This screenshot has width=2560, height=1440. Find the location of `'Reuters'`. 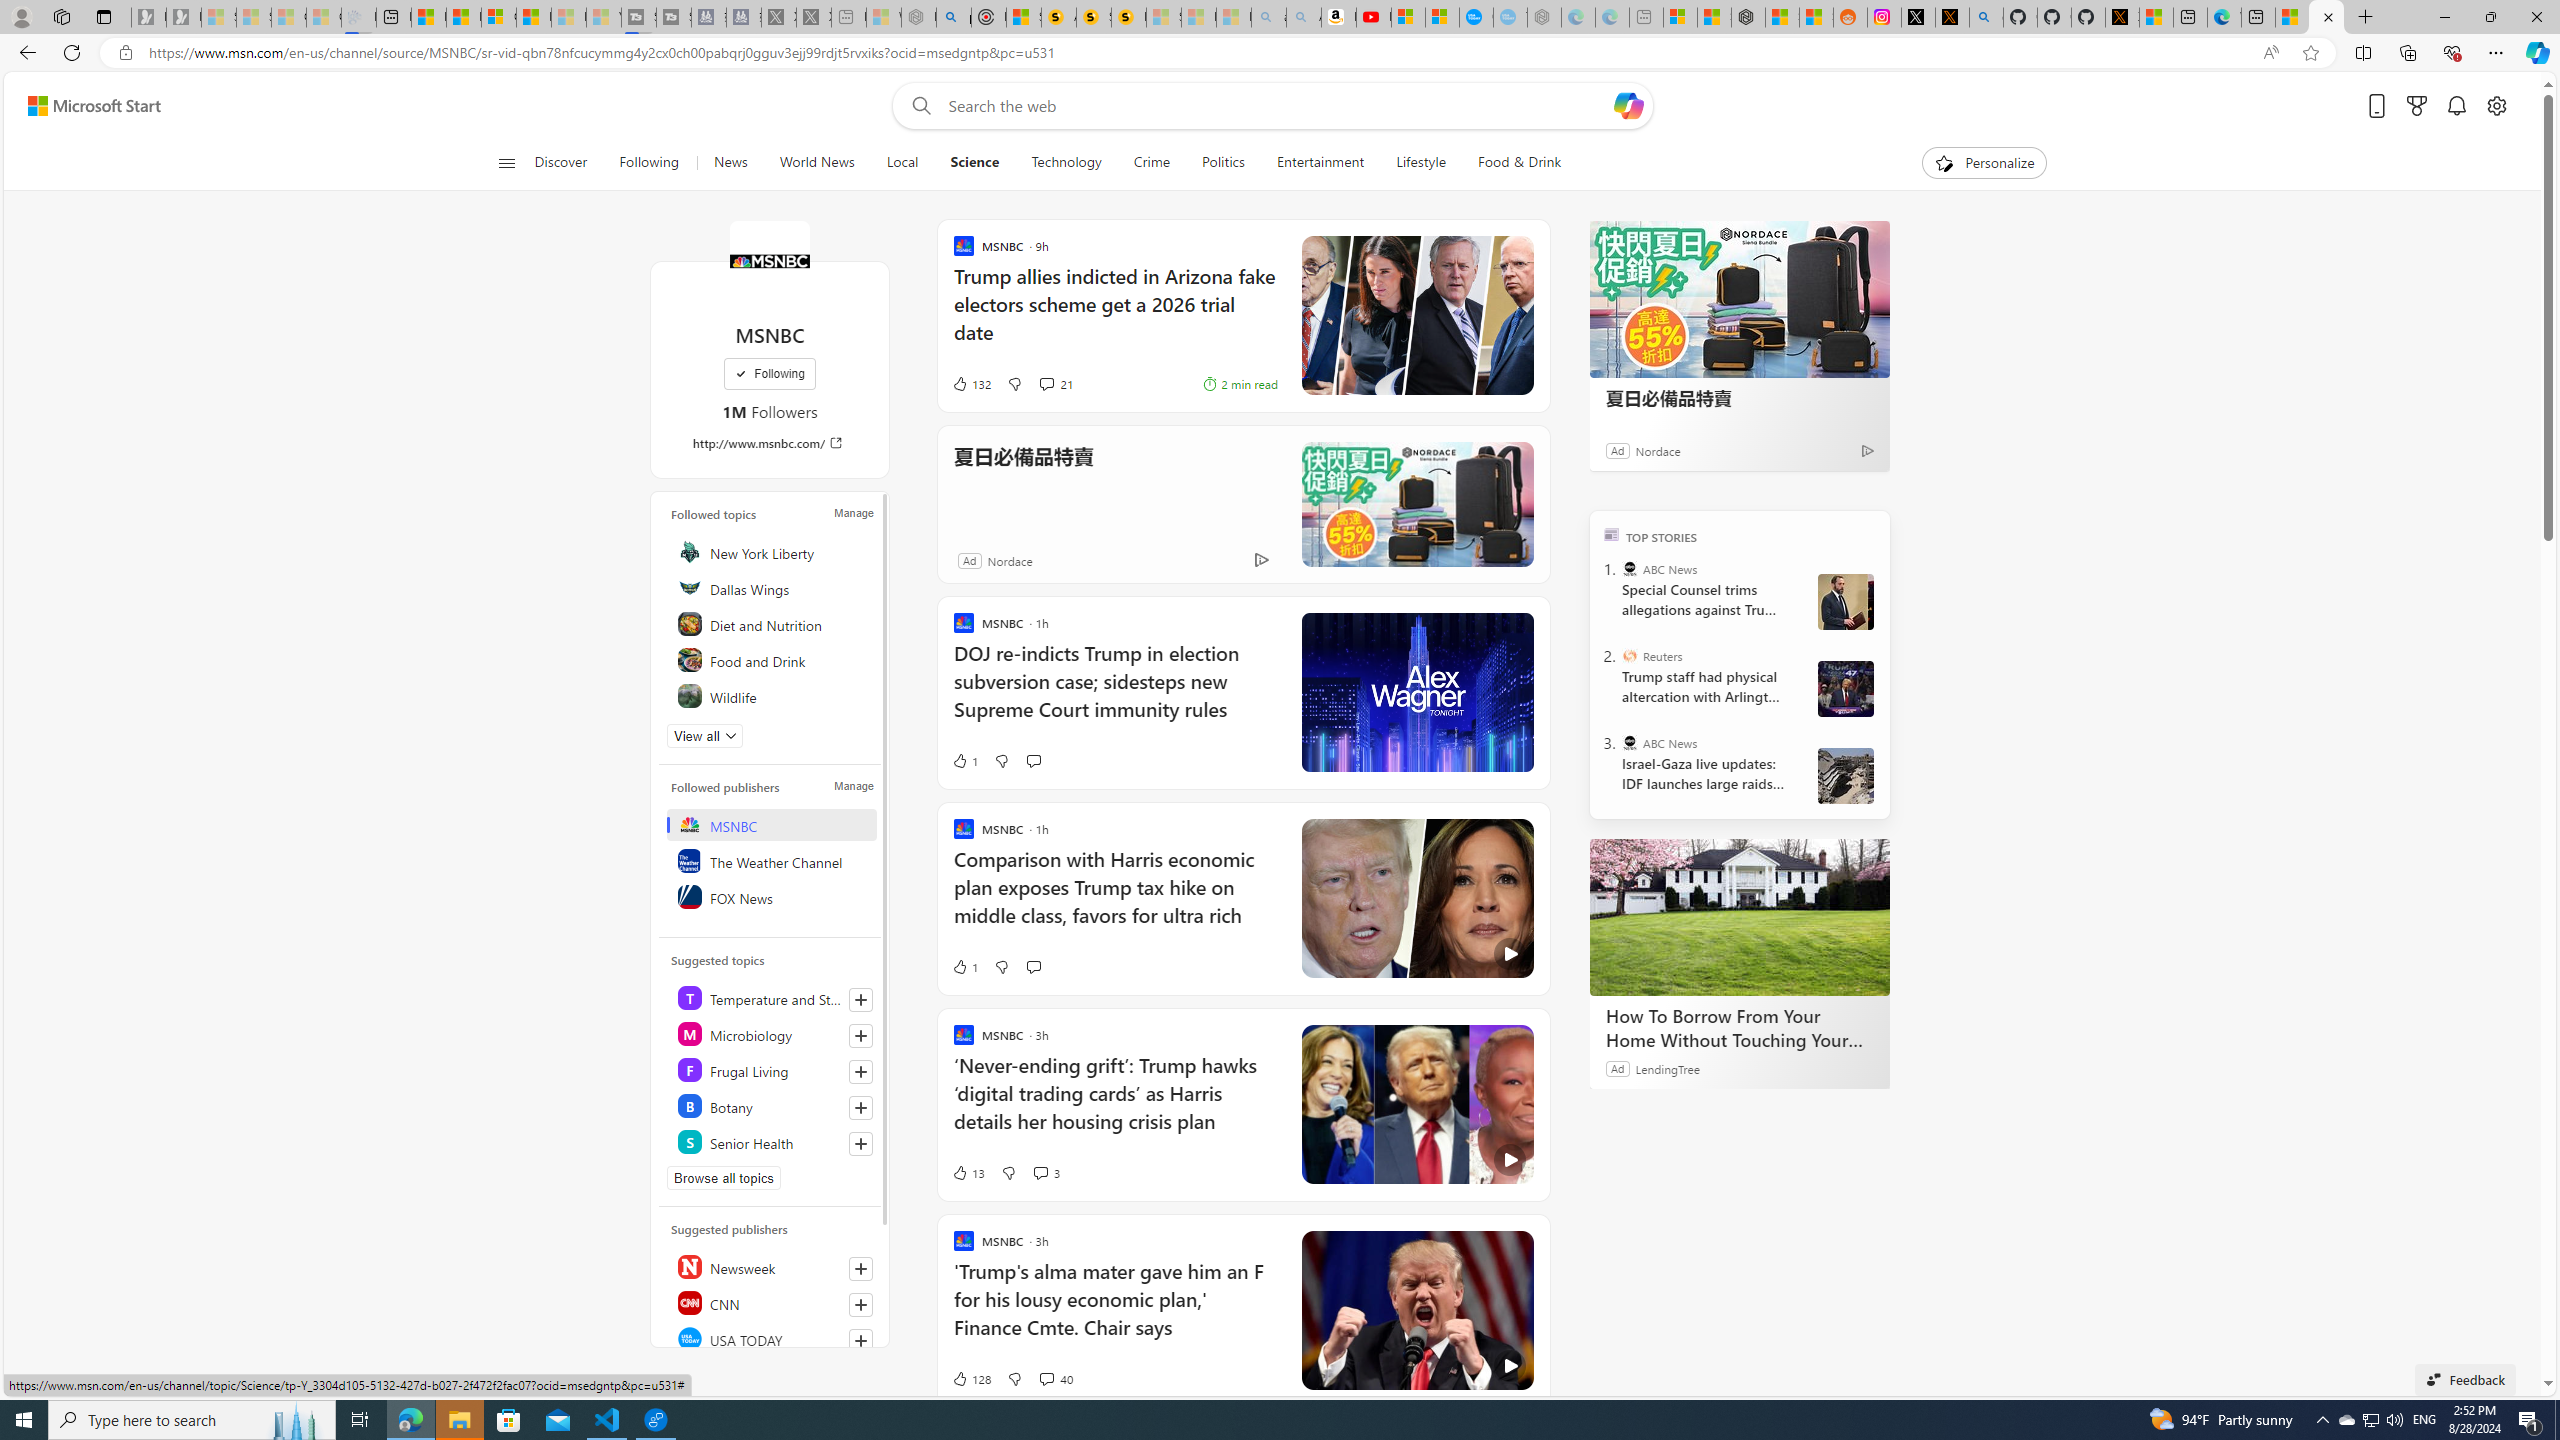

'Reuters' is located at coordinates (1630, 654).